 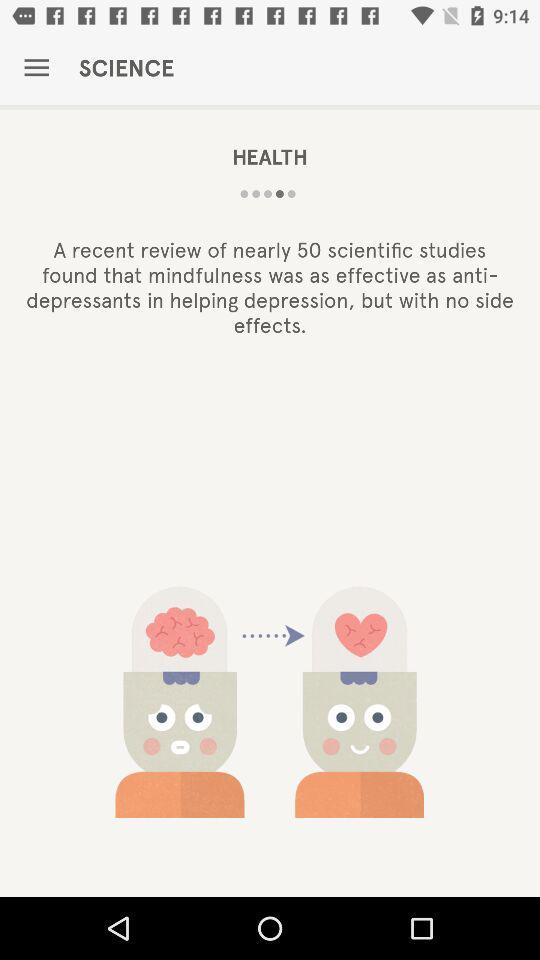 I want to click on the icon next to science, so click(x=36, y=68).